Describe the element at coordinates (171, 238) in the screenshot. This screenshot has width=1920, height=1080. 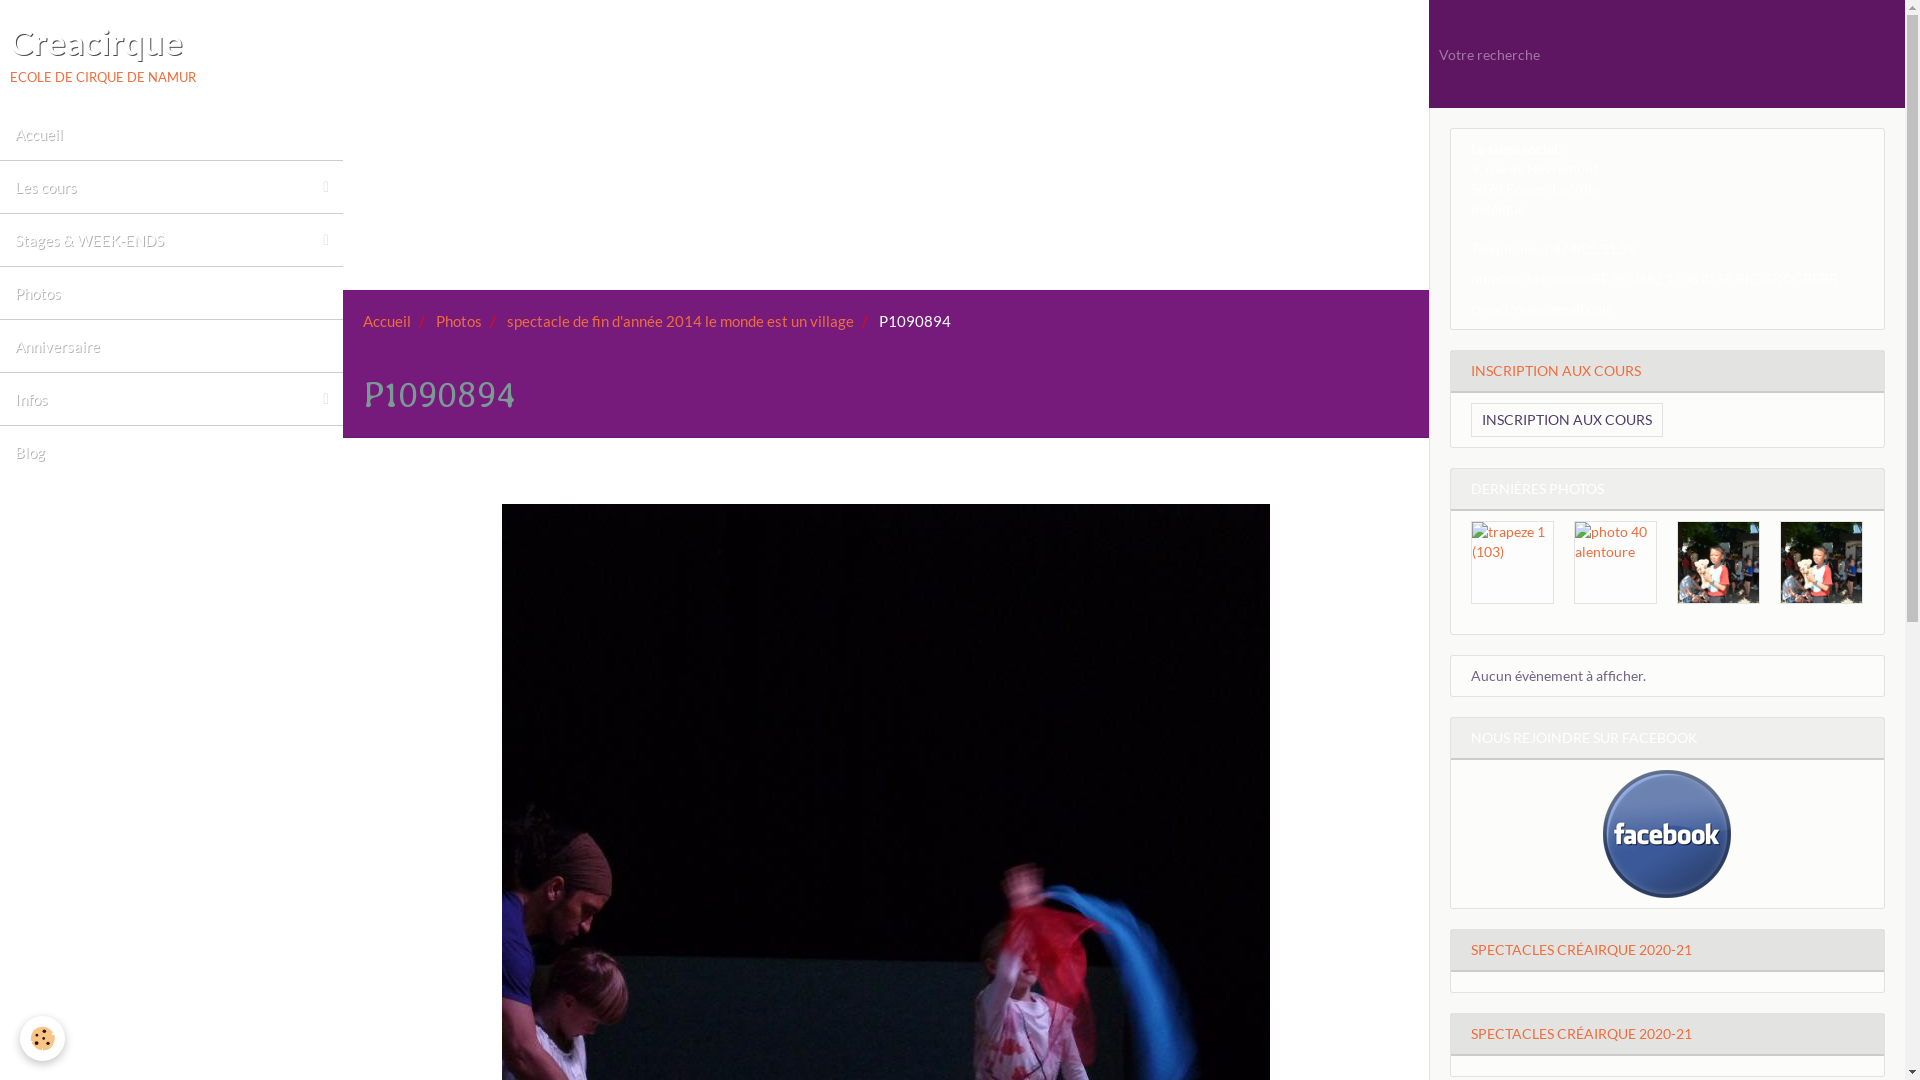
I see `'Stages & WEEK-ENDS'` at that location.